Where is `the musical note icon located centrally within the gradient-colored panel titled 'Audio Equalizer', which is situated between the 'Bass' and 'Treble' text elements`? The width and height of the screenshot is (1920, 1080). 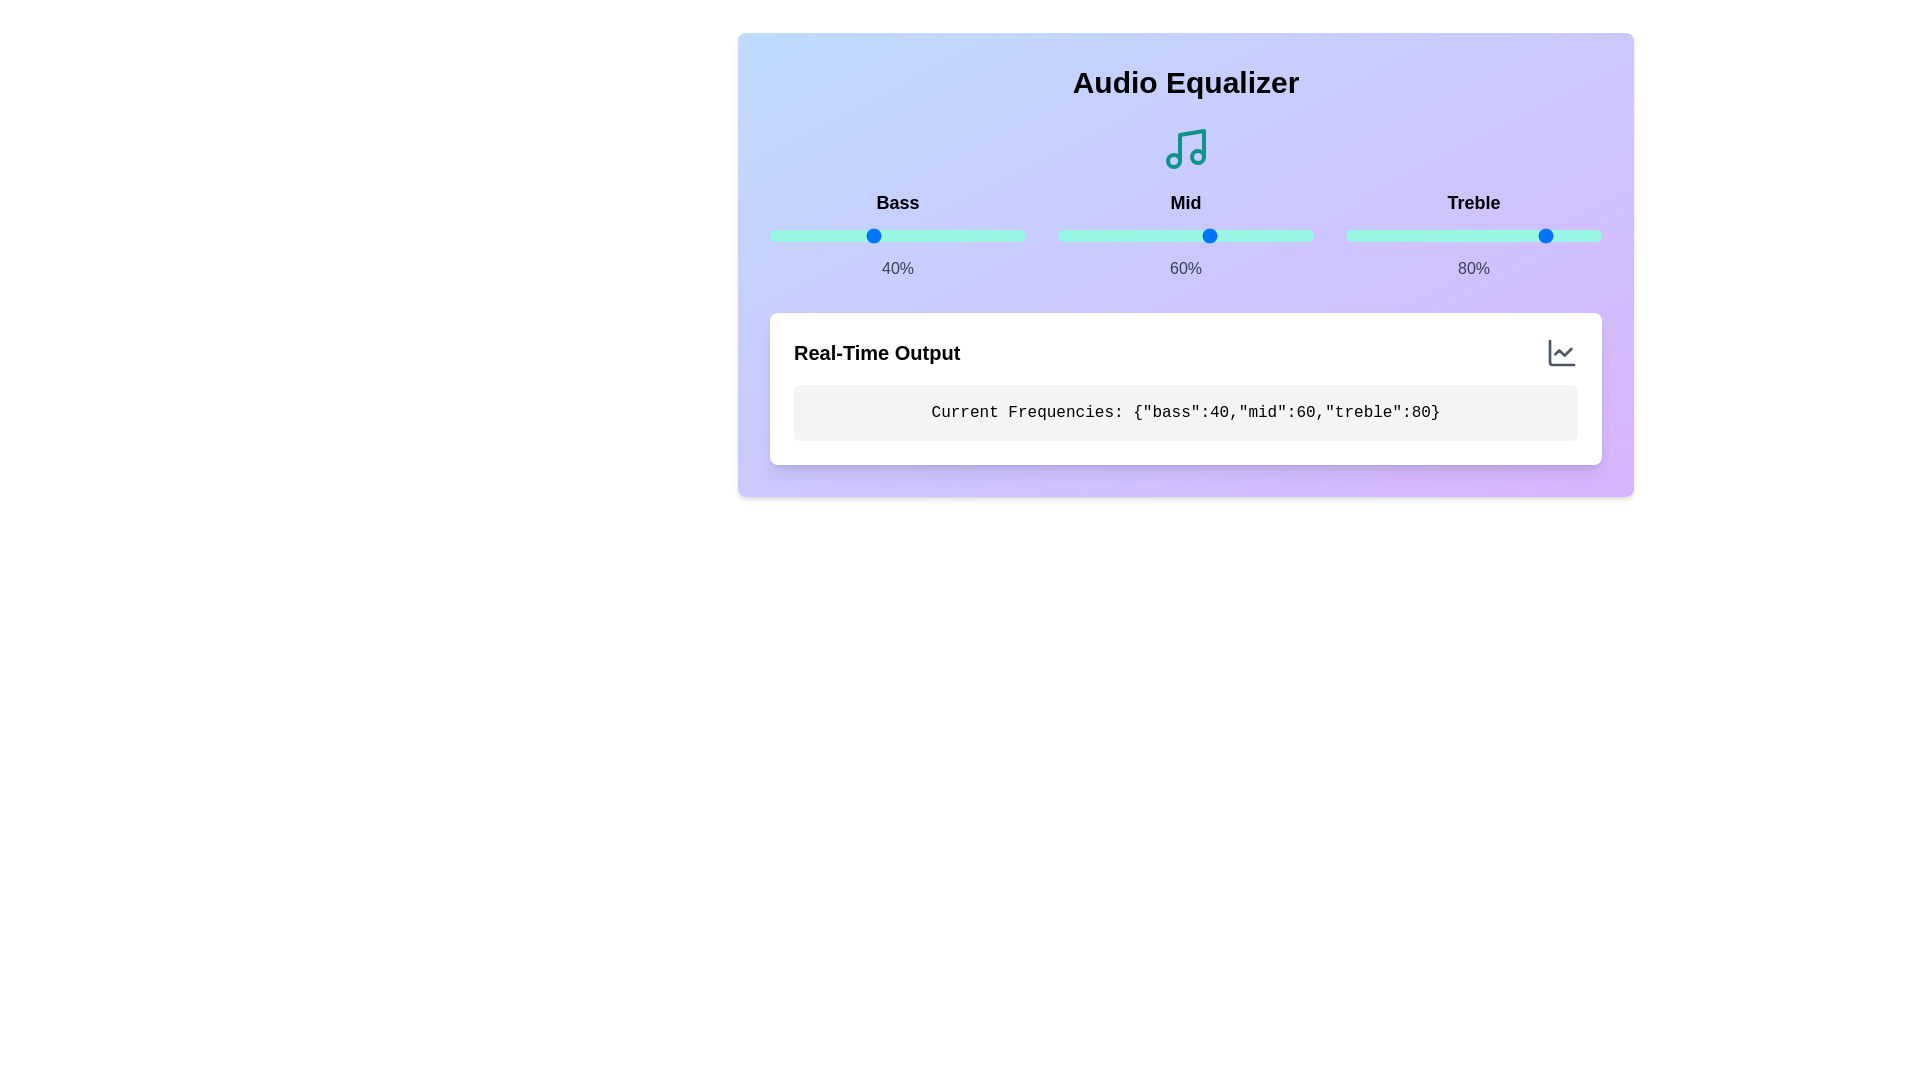
the musical note icon located centrally within the gradient-colored panel titled 'Audio Equalizer', which is situated between the 'Bass' and 'Treble' text elements is located at coordinates (1185, 148).